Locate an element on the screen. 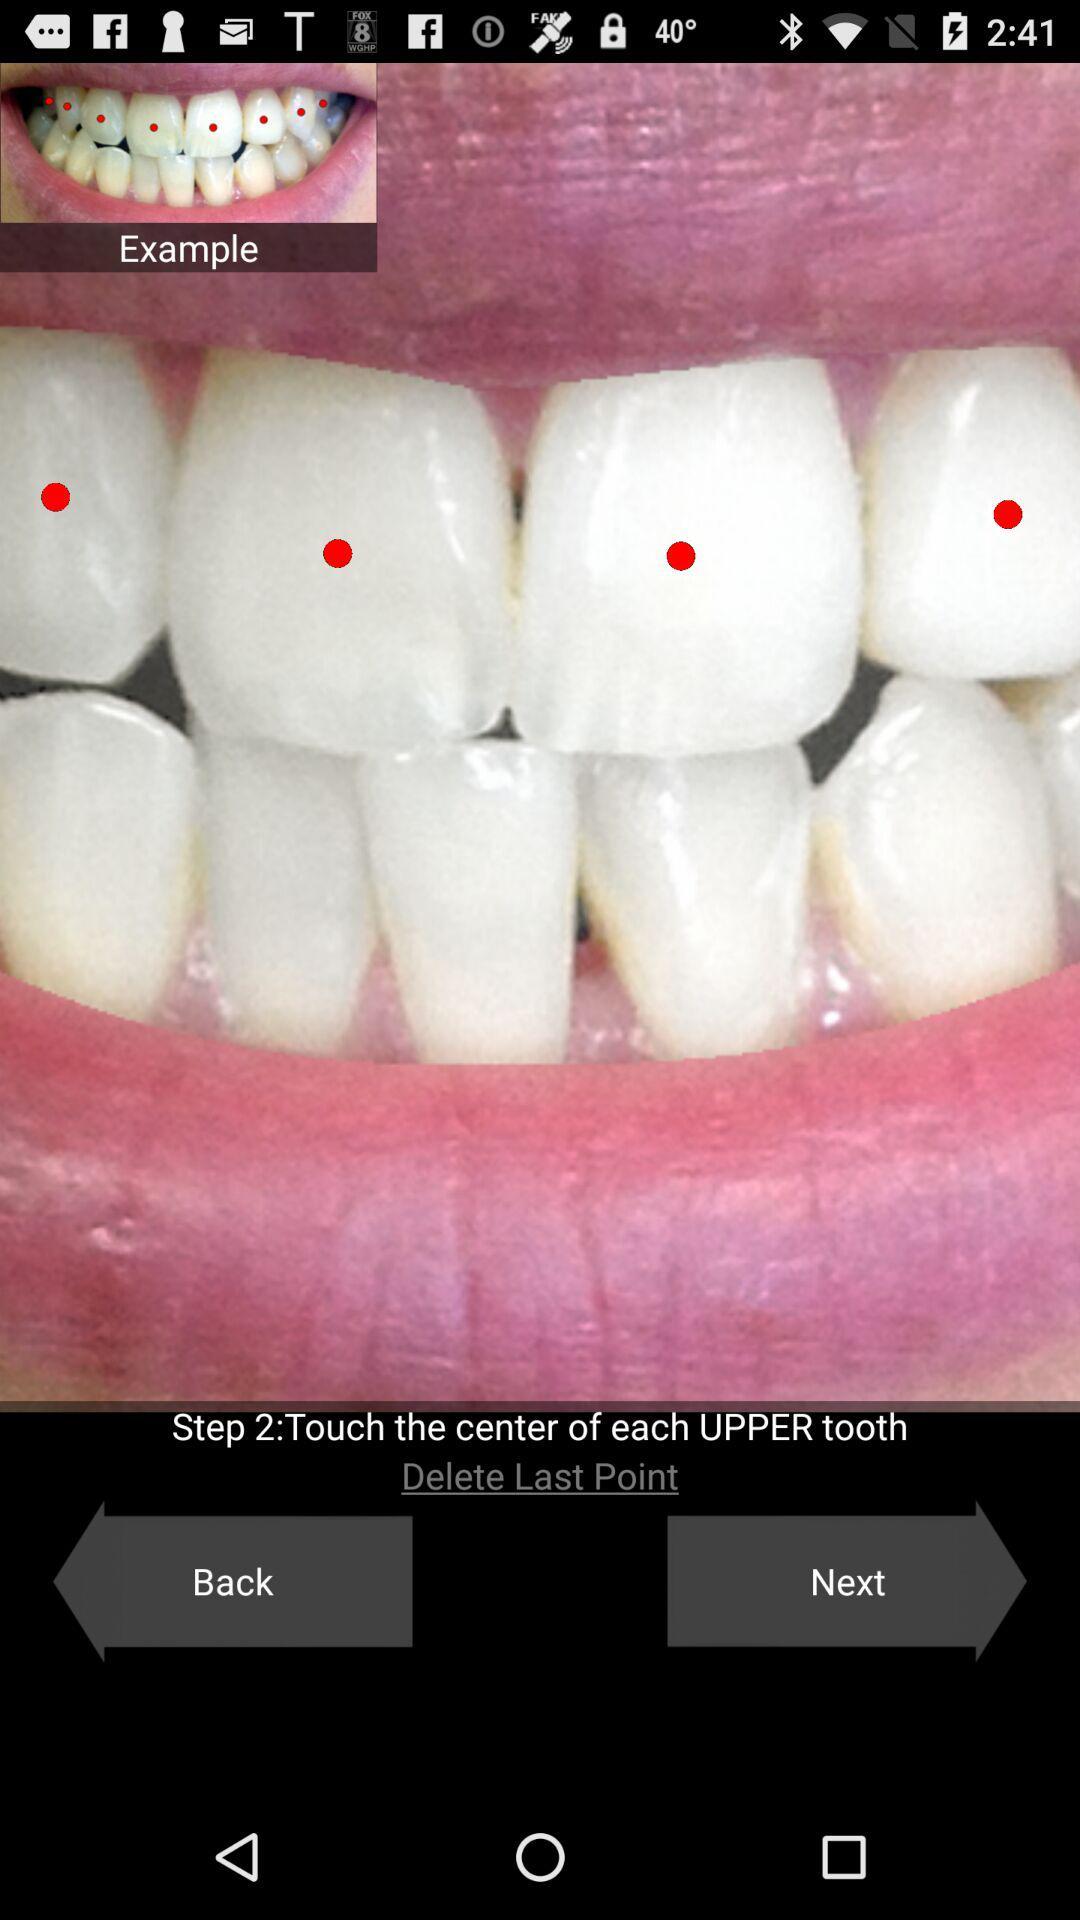  the delete last point app is located at coordinates (540, 1475).